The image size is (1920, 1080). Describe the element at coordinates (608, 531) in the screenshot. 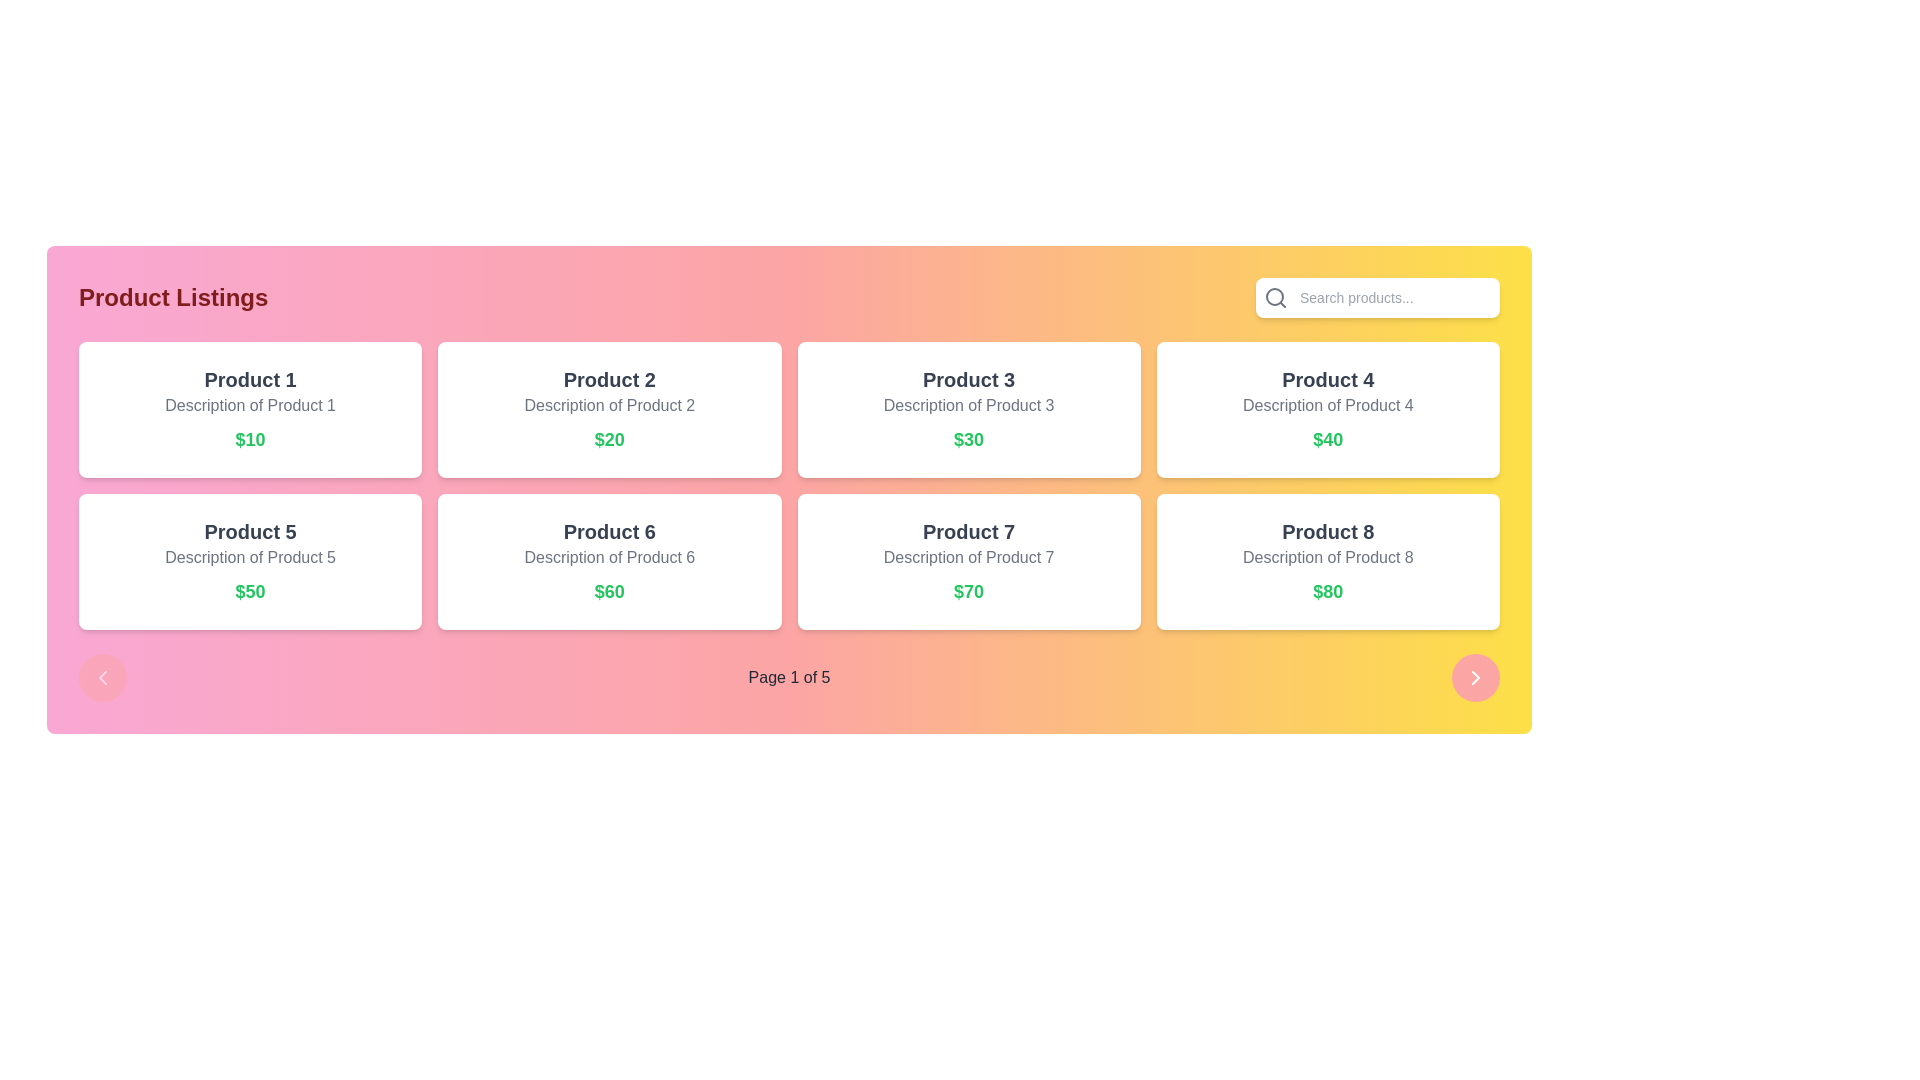

I see `the Label element that serves as the title or name of Product 6, which is located at the top of its card in the product listing interface` at that location.